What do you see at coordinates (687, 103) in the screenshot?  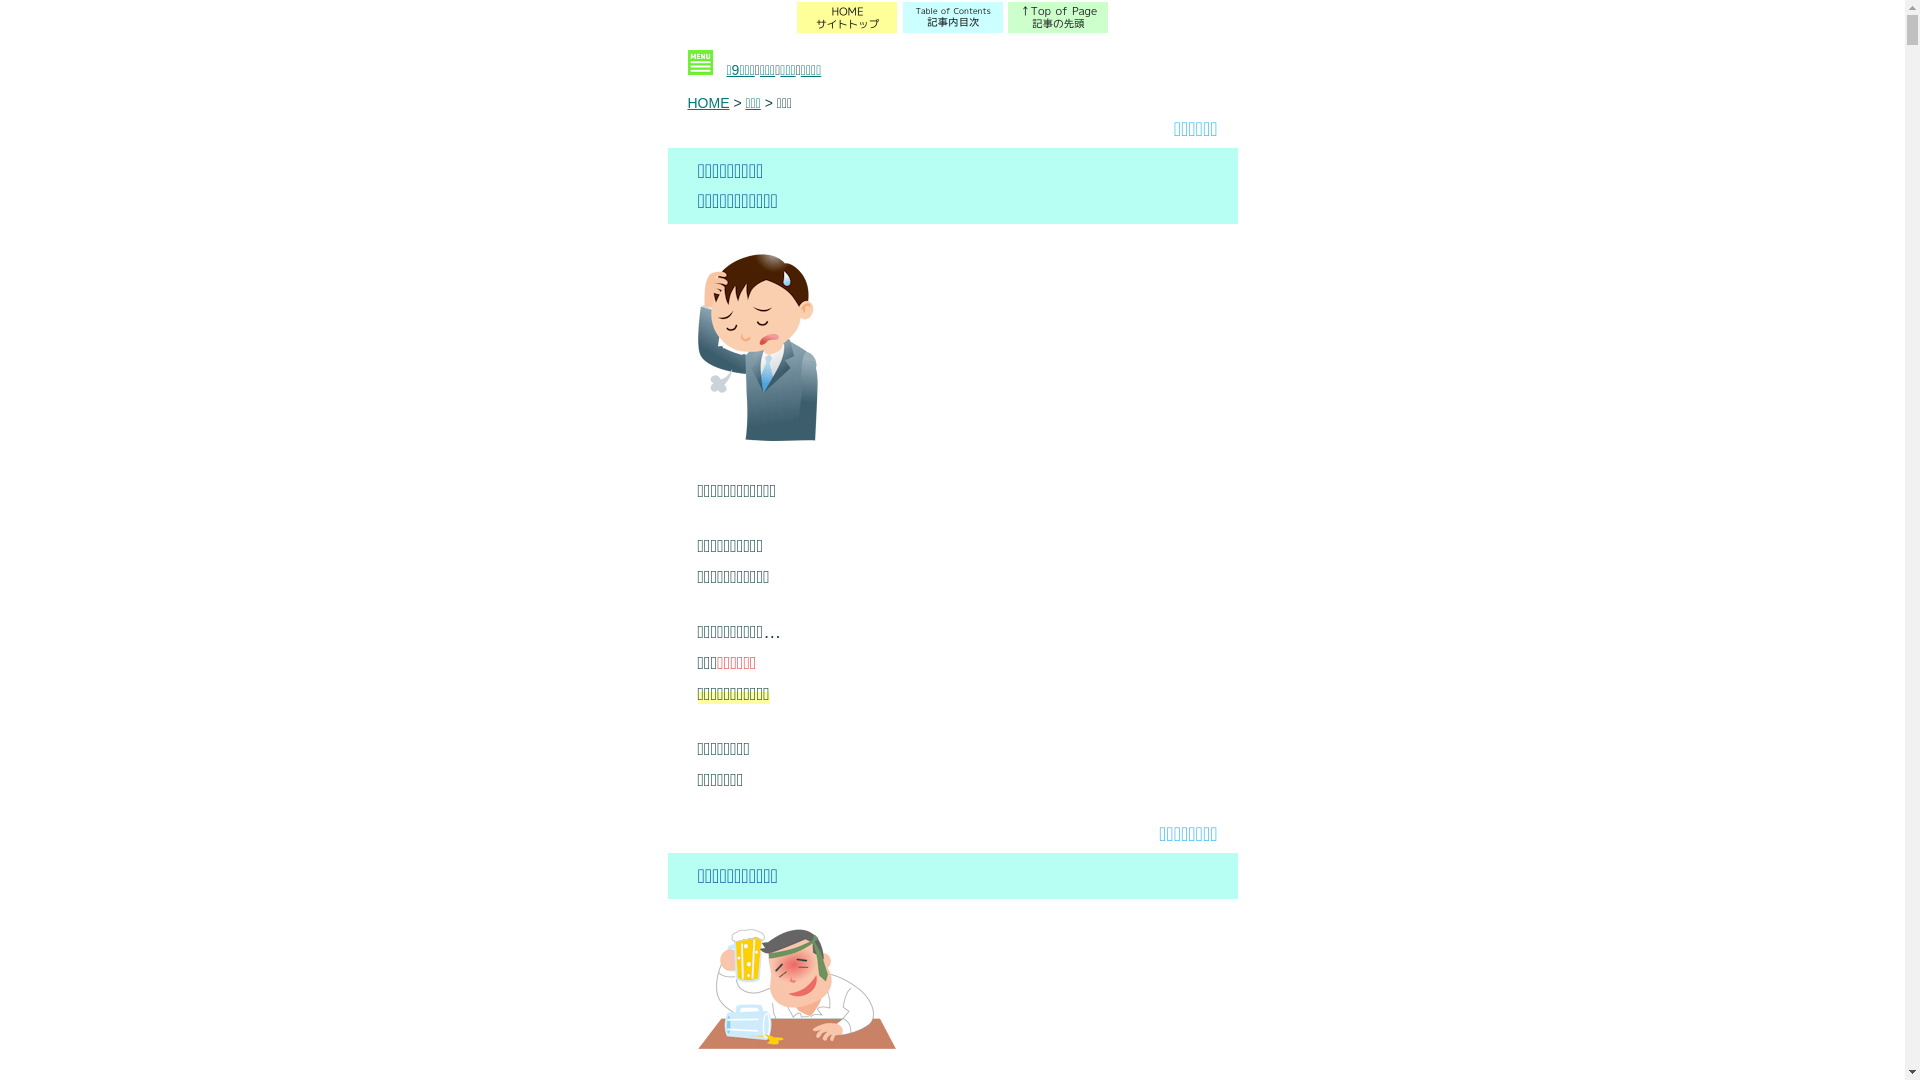 I see `'HOME'` at bounding box center [687, 103].